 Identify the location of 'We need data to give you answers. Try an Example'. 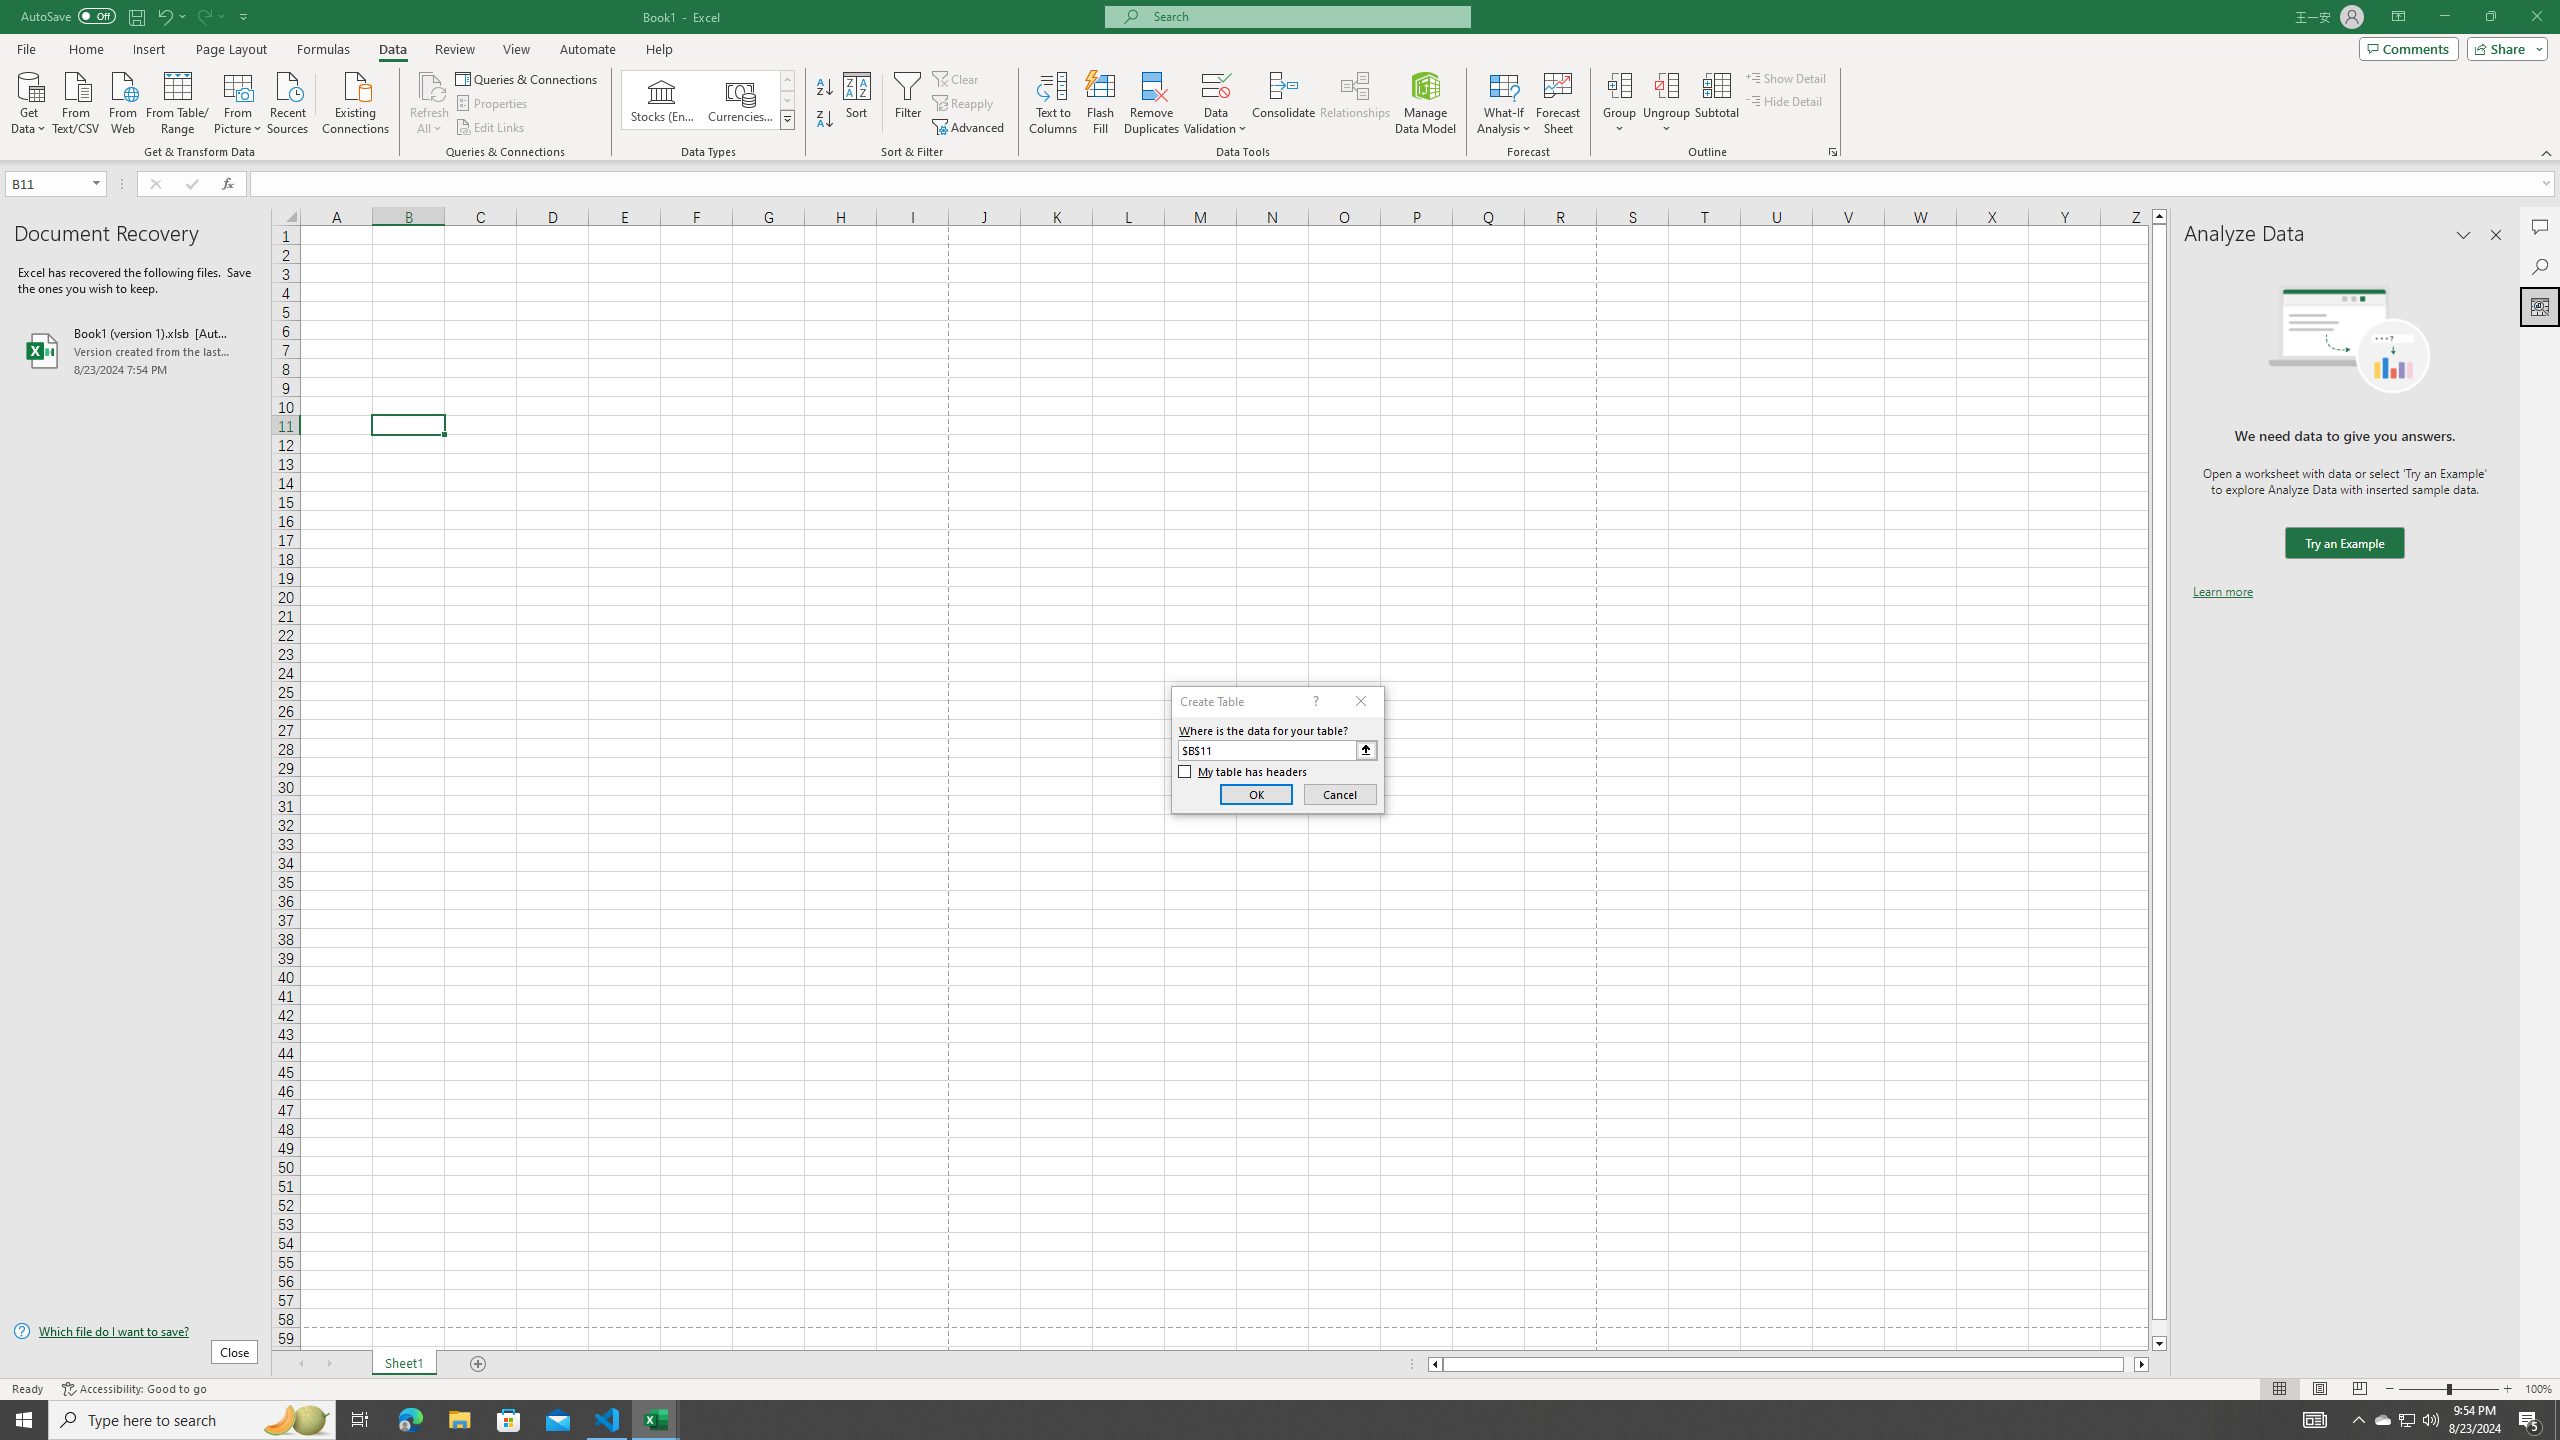
(2343, 543).